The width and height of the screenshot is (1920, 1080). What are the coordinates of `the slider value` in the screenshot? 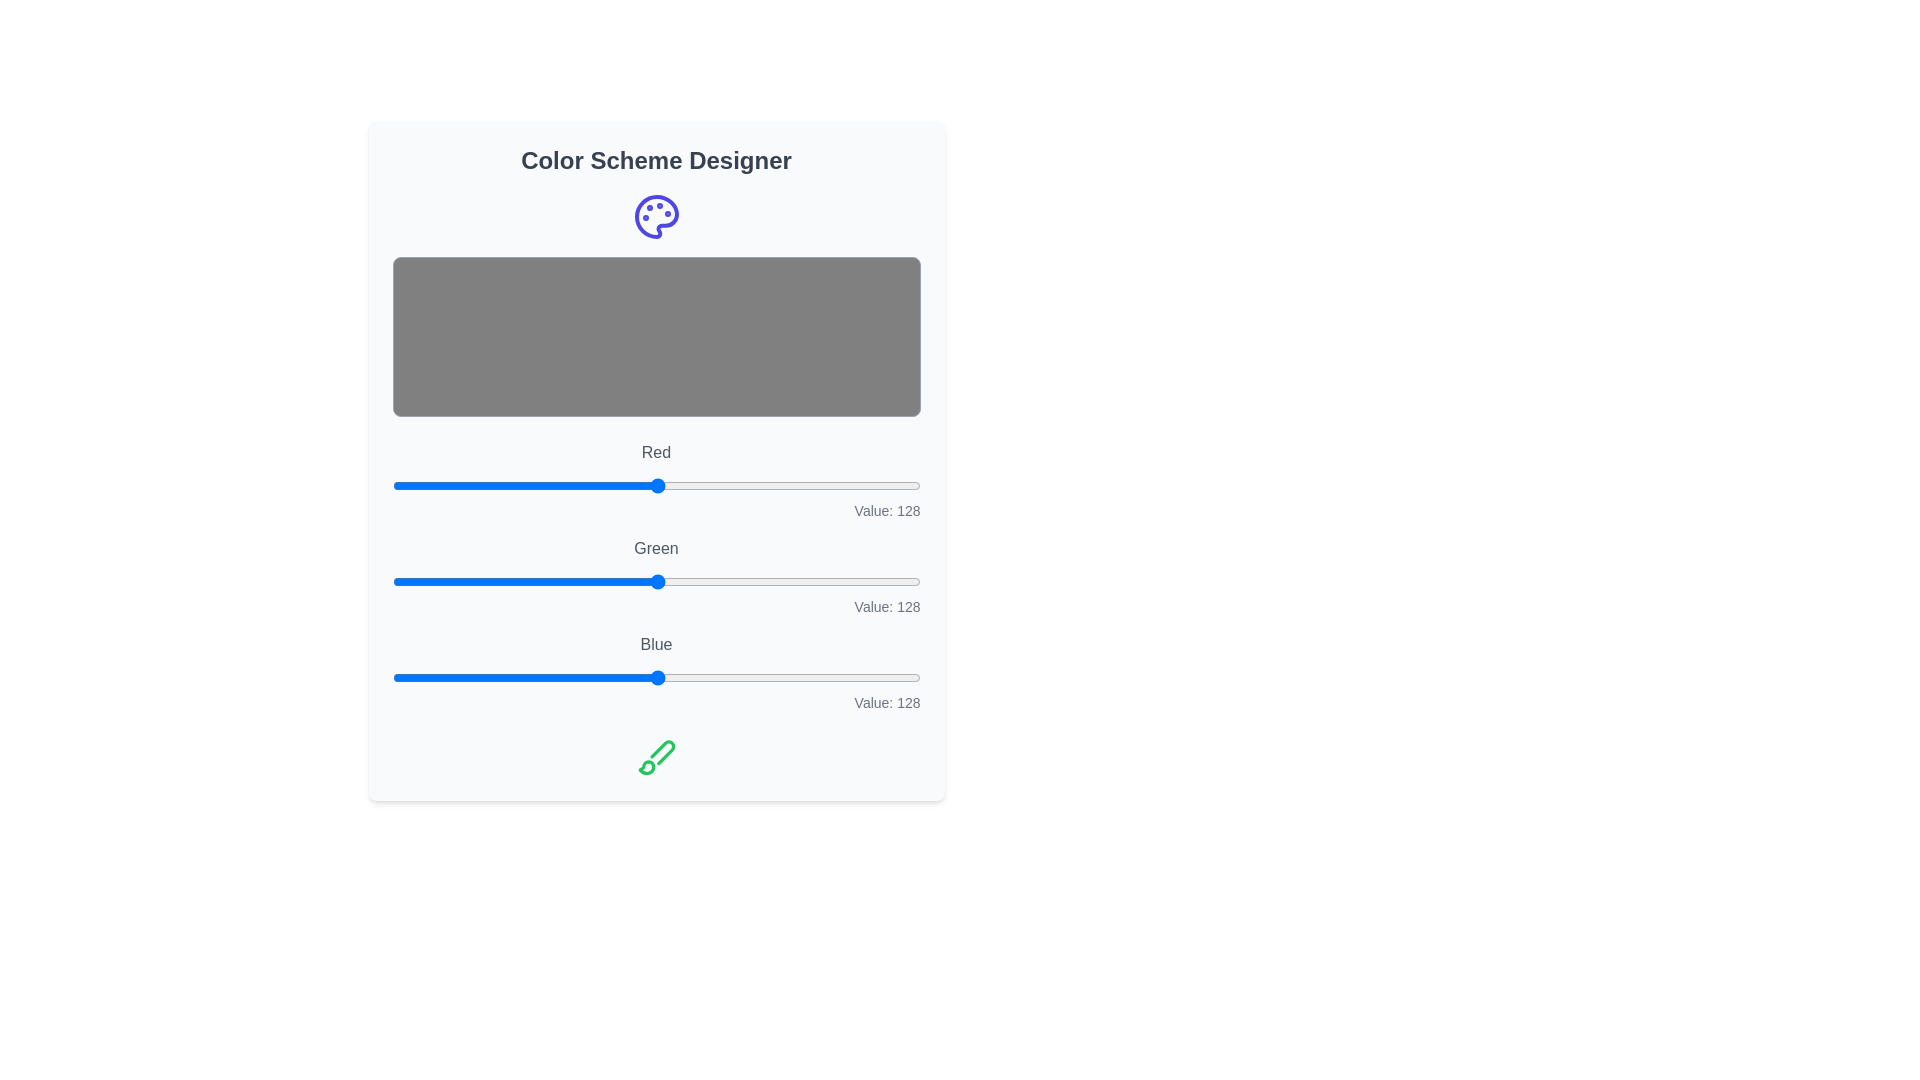 It's located at (633, 677).